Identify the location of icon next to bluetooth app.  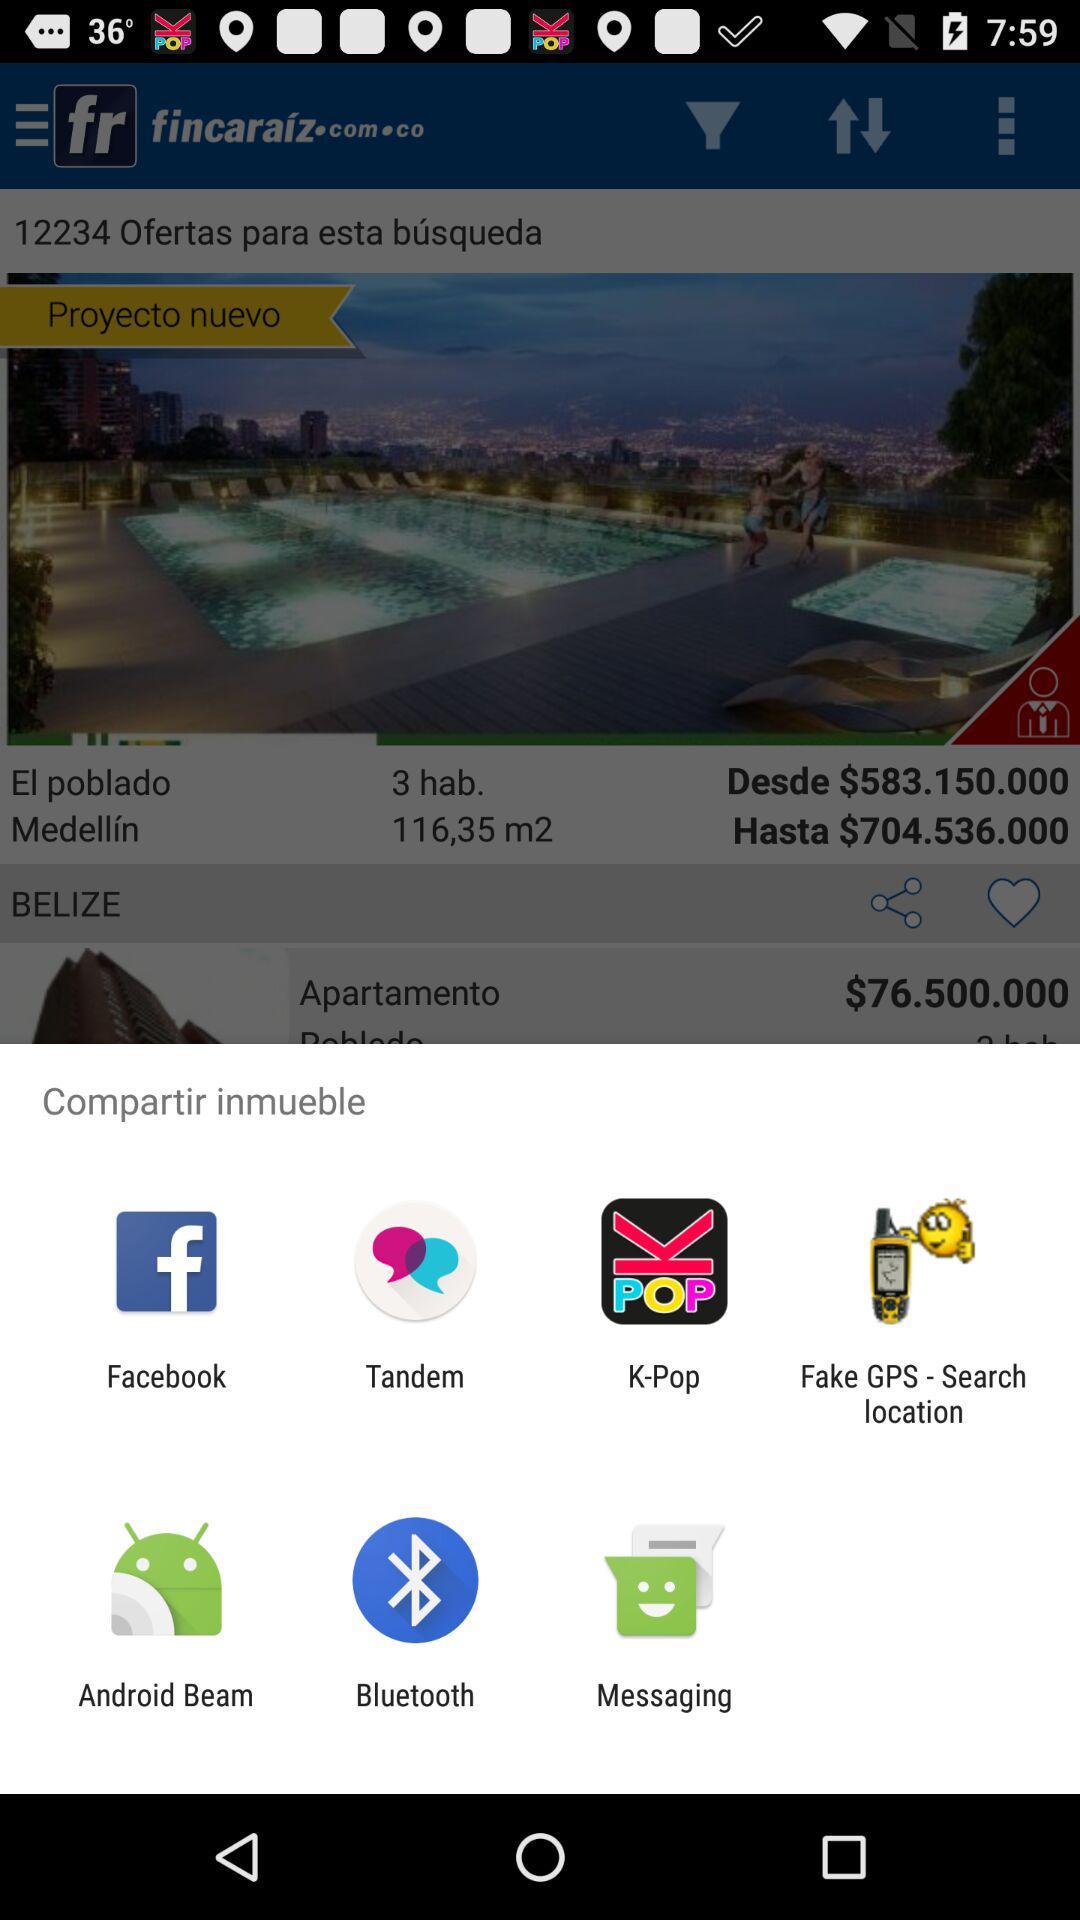
(165, 1711).